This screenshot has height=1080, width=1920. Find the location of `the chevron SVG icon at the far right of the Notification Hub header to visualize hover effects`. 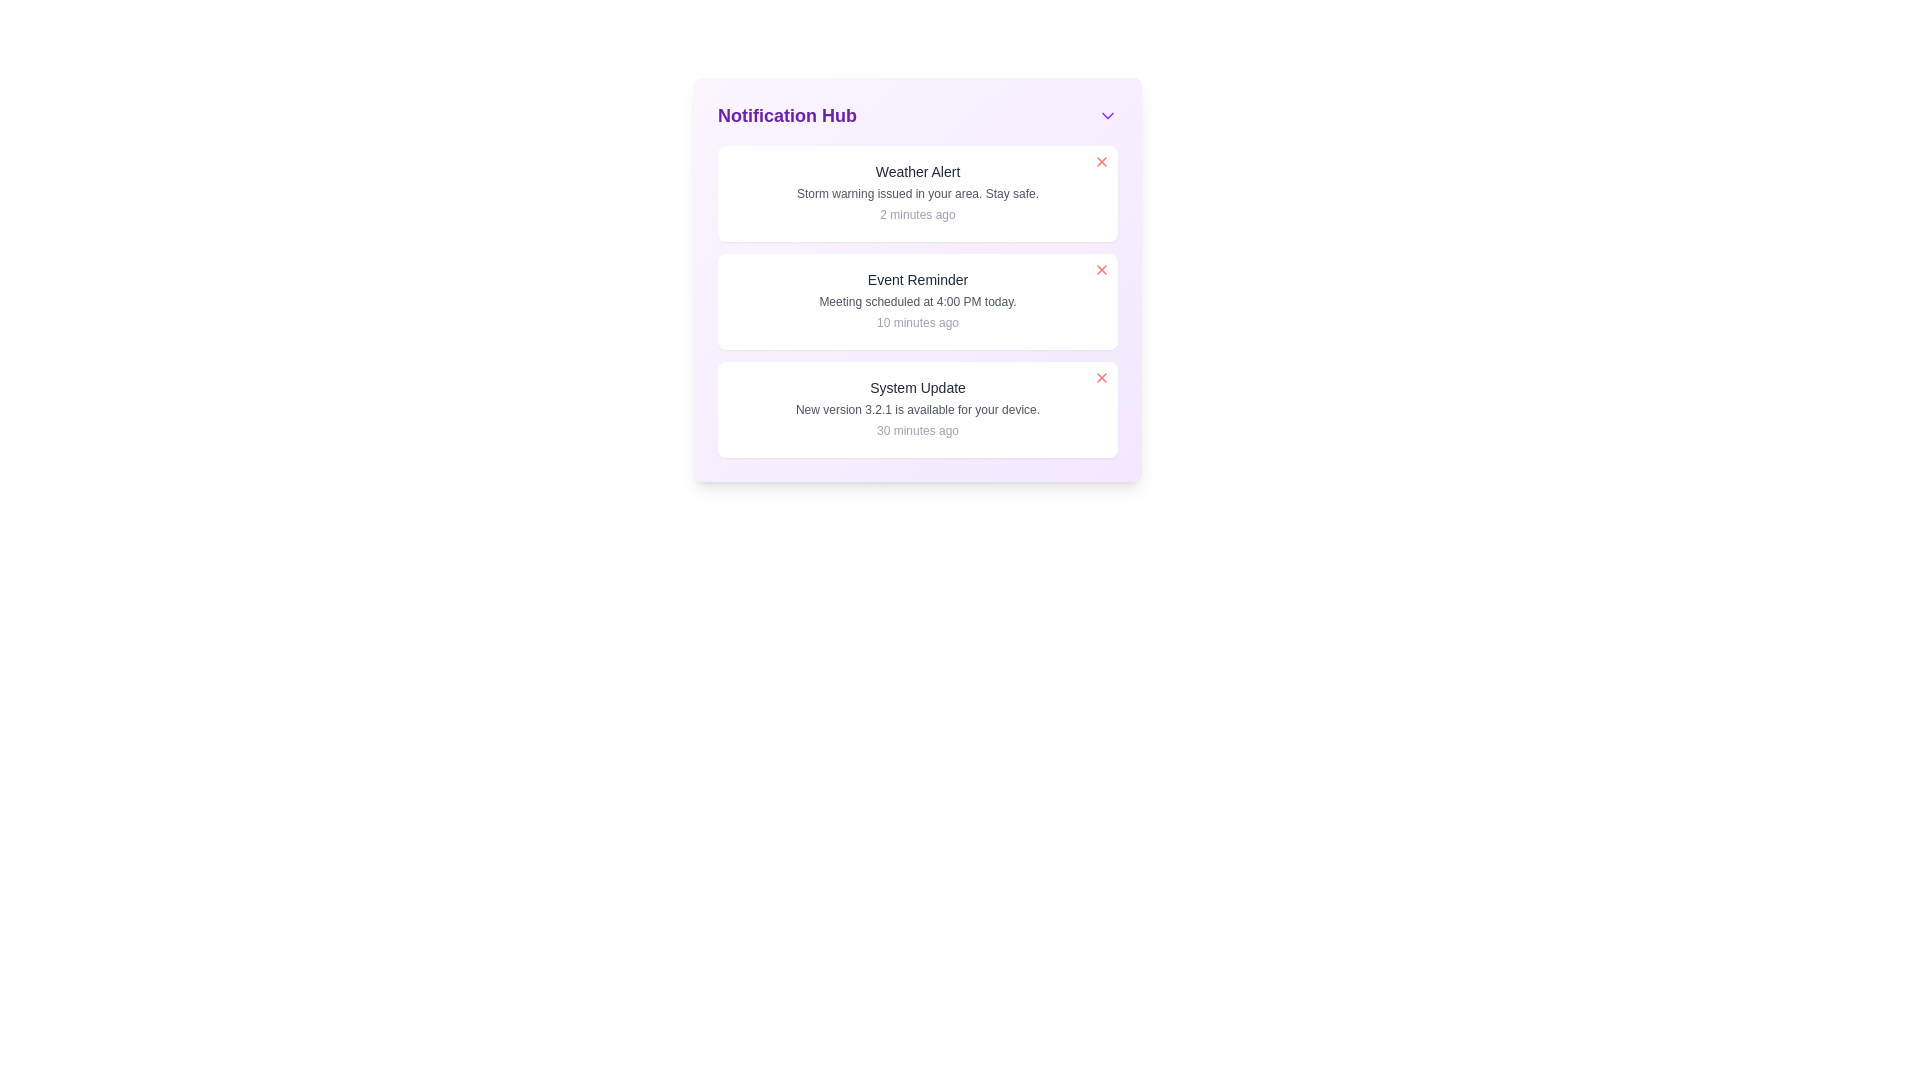

the chevron SVG icon at the far right of the Notification Hub header to visualize hover effects is located at coordinates (1107, 115).